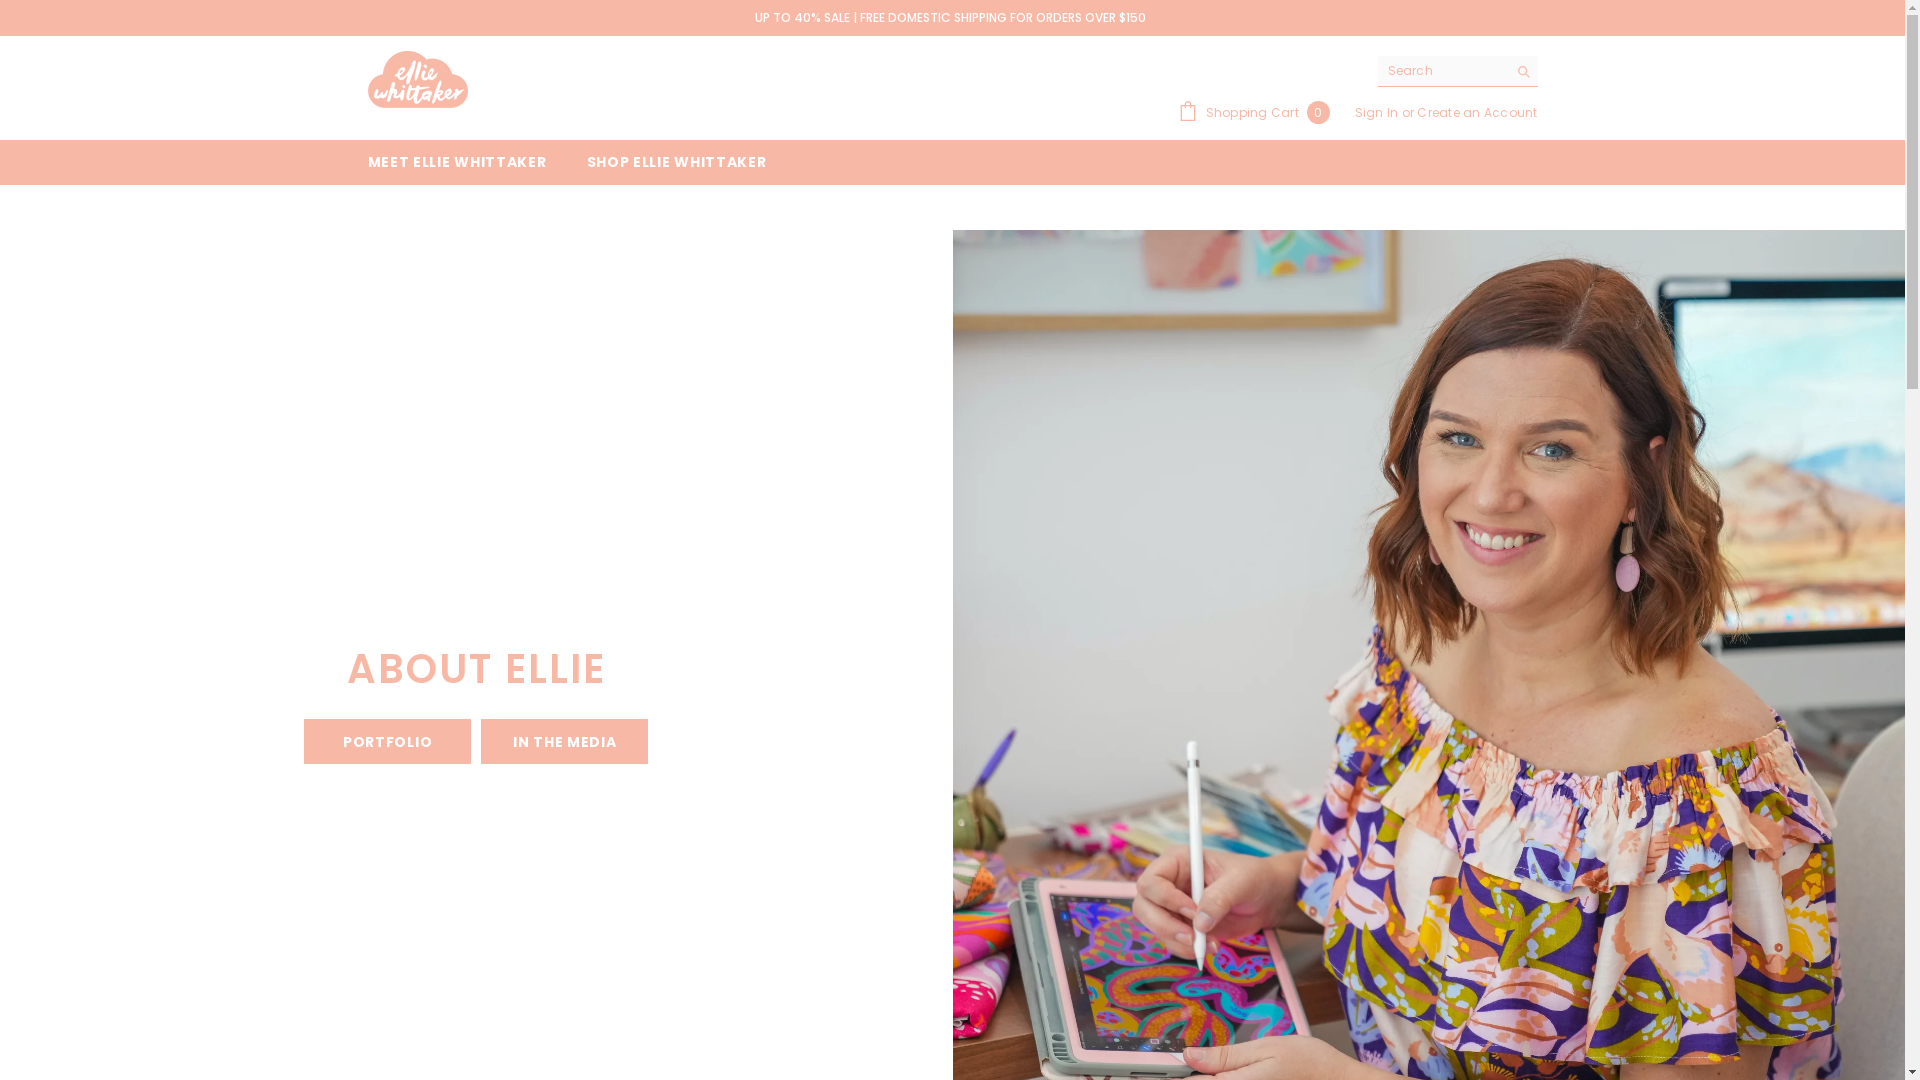 The height and width of the screenshot is (1080, 1920). Describe the element at coordinates (676, 161) in the screenshot. I see `'SHOP ELLIE WHITTAKER'` at that location.